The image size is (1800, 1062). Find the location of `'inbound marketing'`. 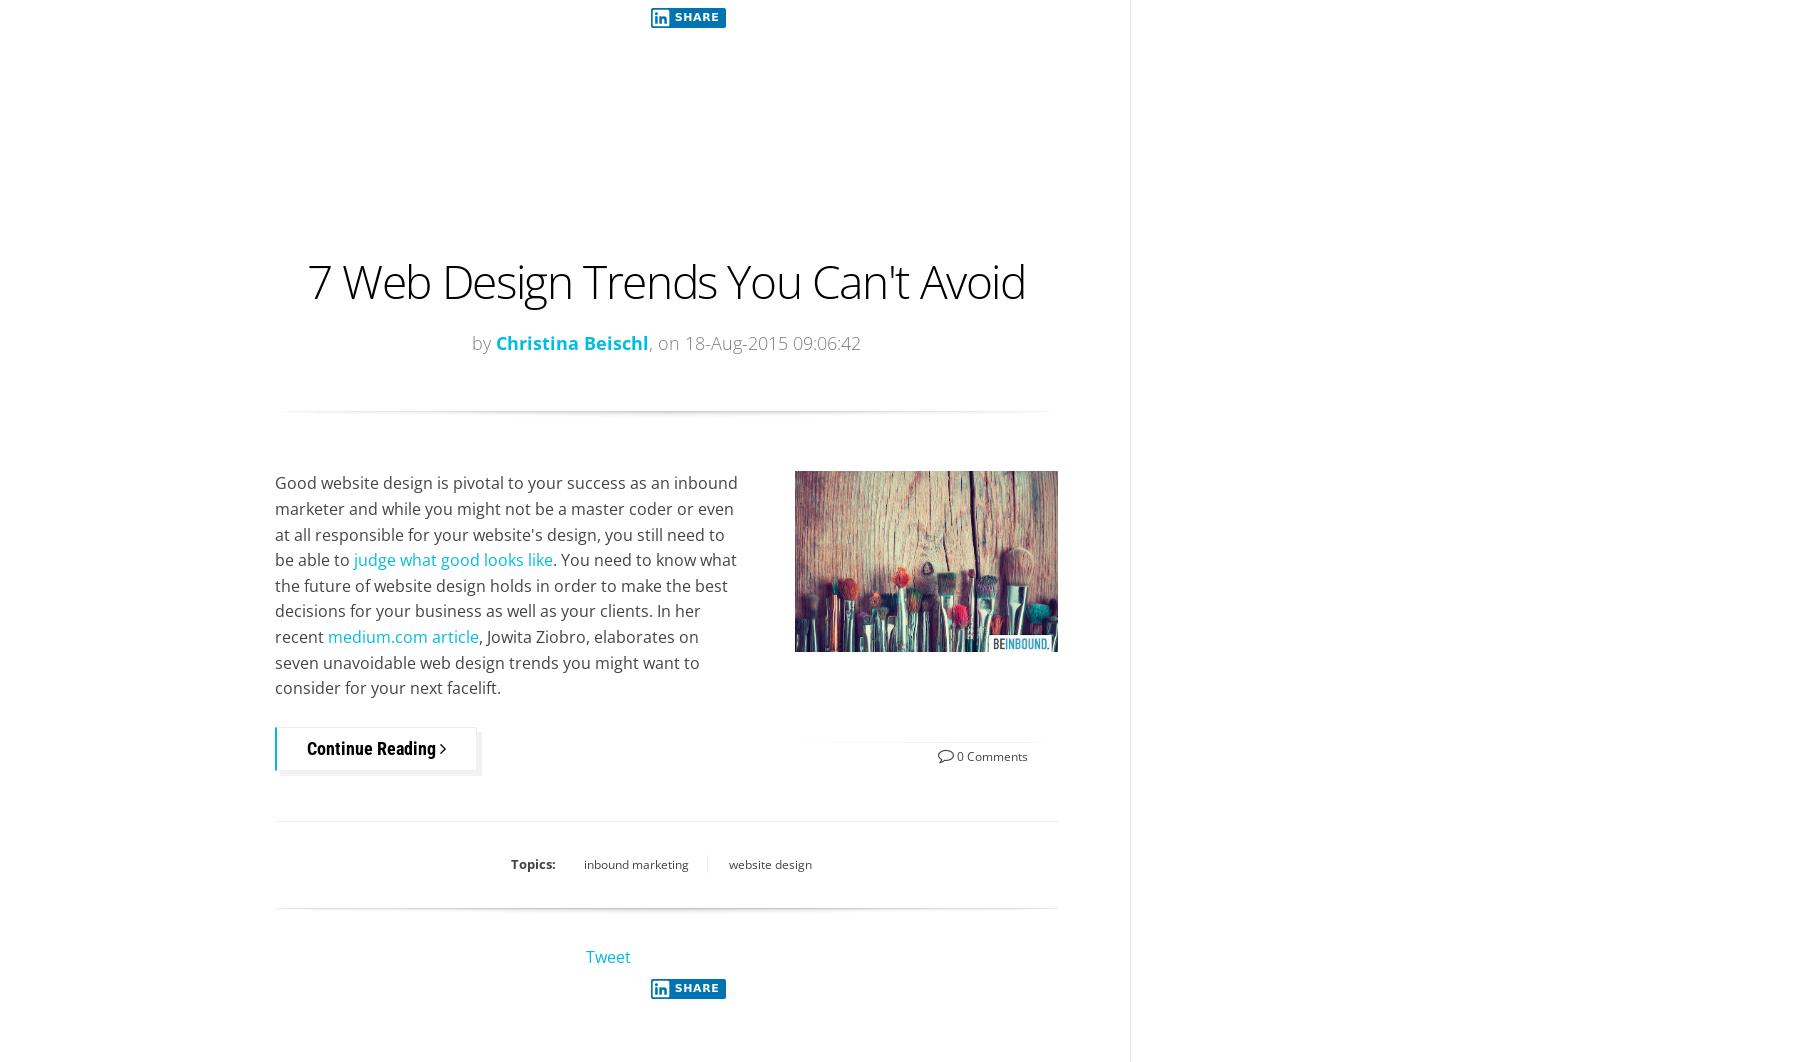

'inbound marketing' is located at coordinates (635, 862).